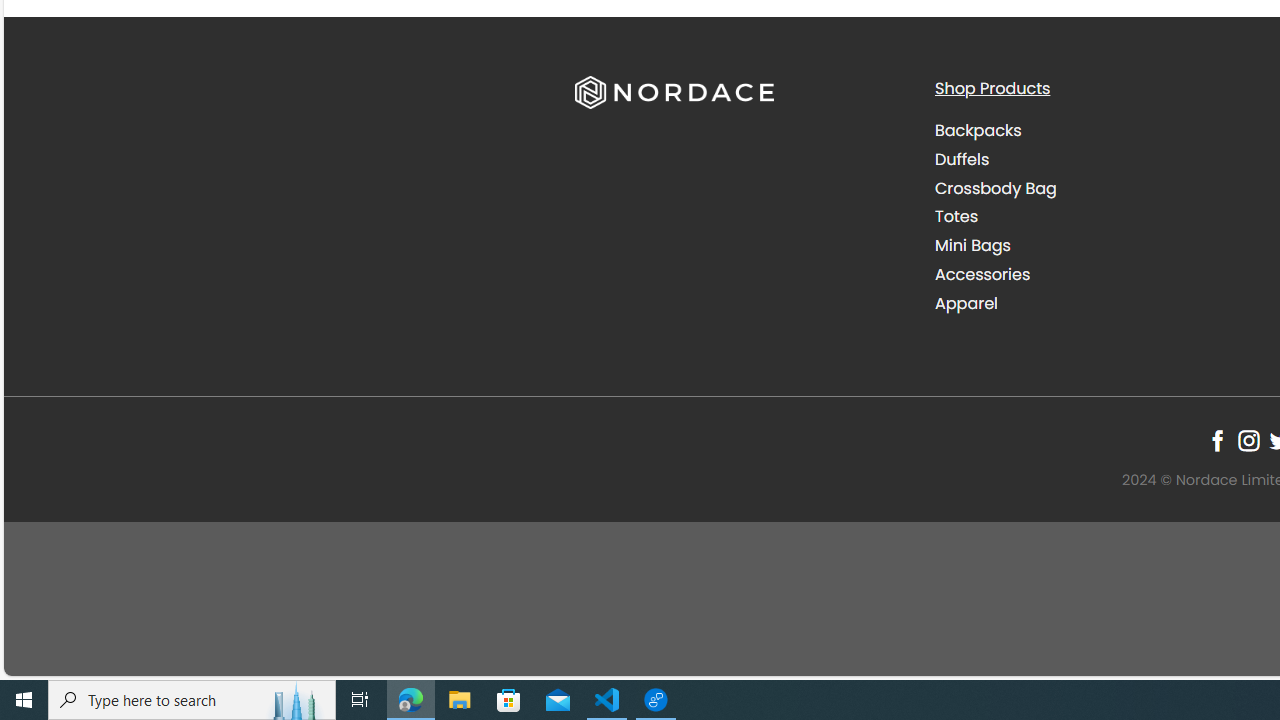 Image resolution: width=1280 pixels, height=720 pixels. I want to click on 'Totes', so click(955, 217).